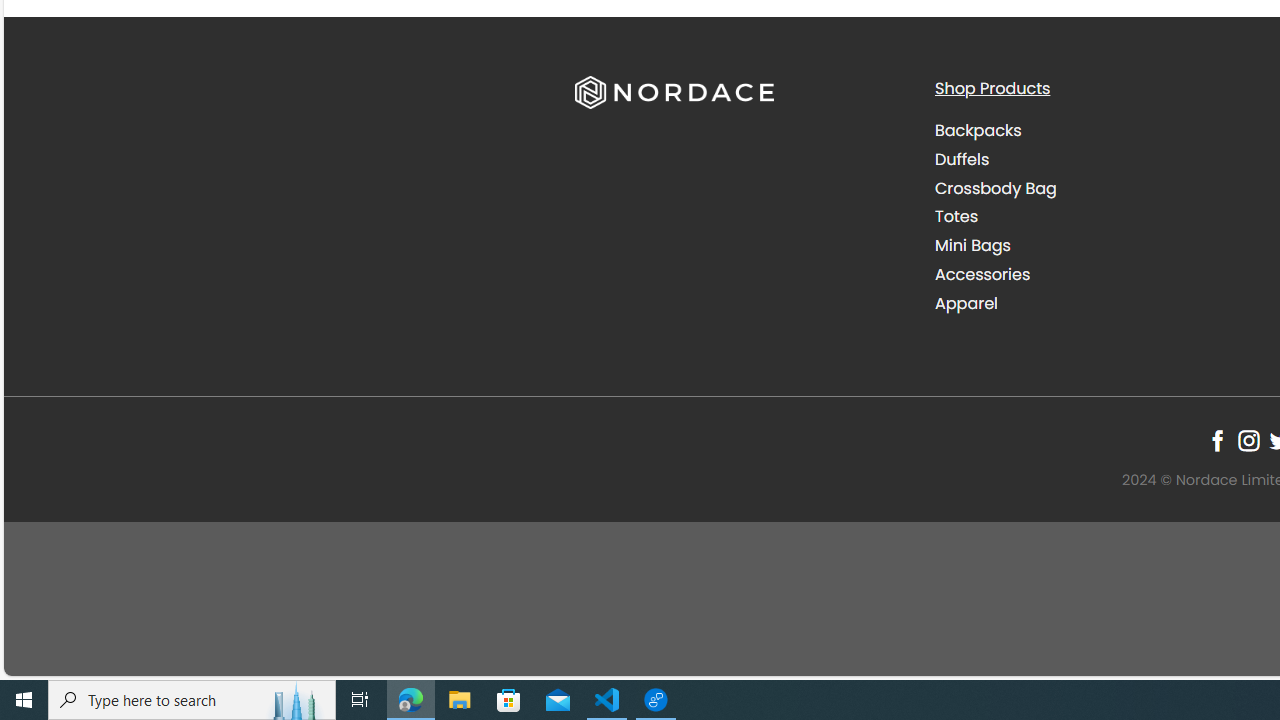 Image resolution: width=1280 pixels, height=720 pixels. I want to click on 'Totes', so click(955, 217).